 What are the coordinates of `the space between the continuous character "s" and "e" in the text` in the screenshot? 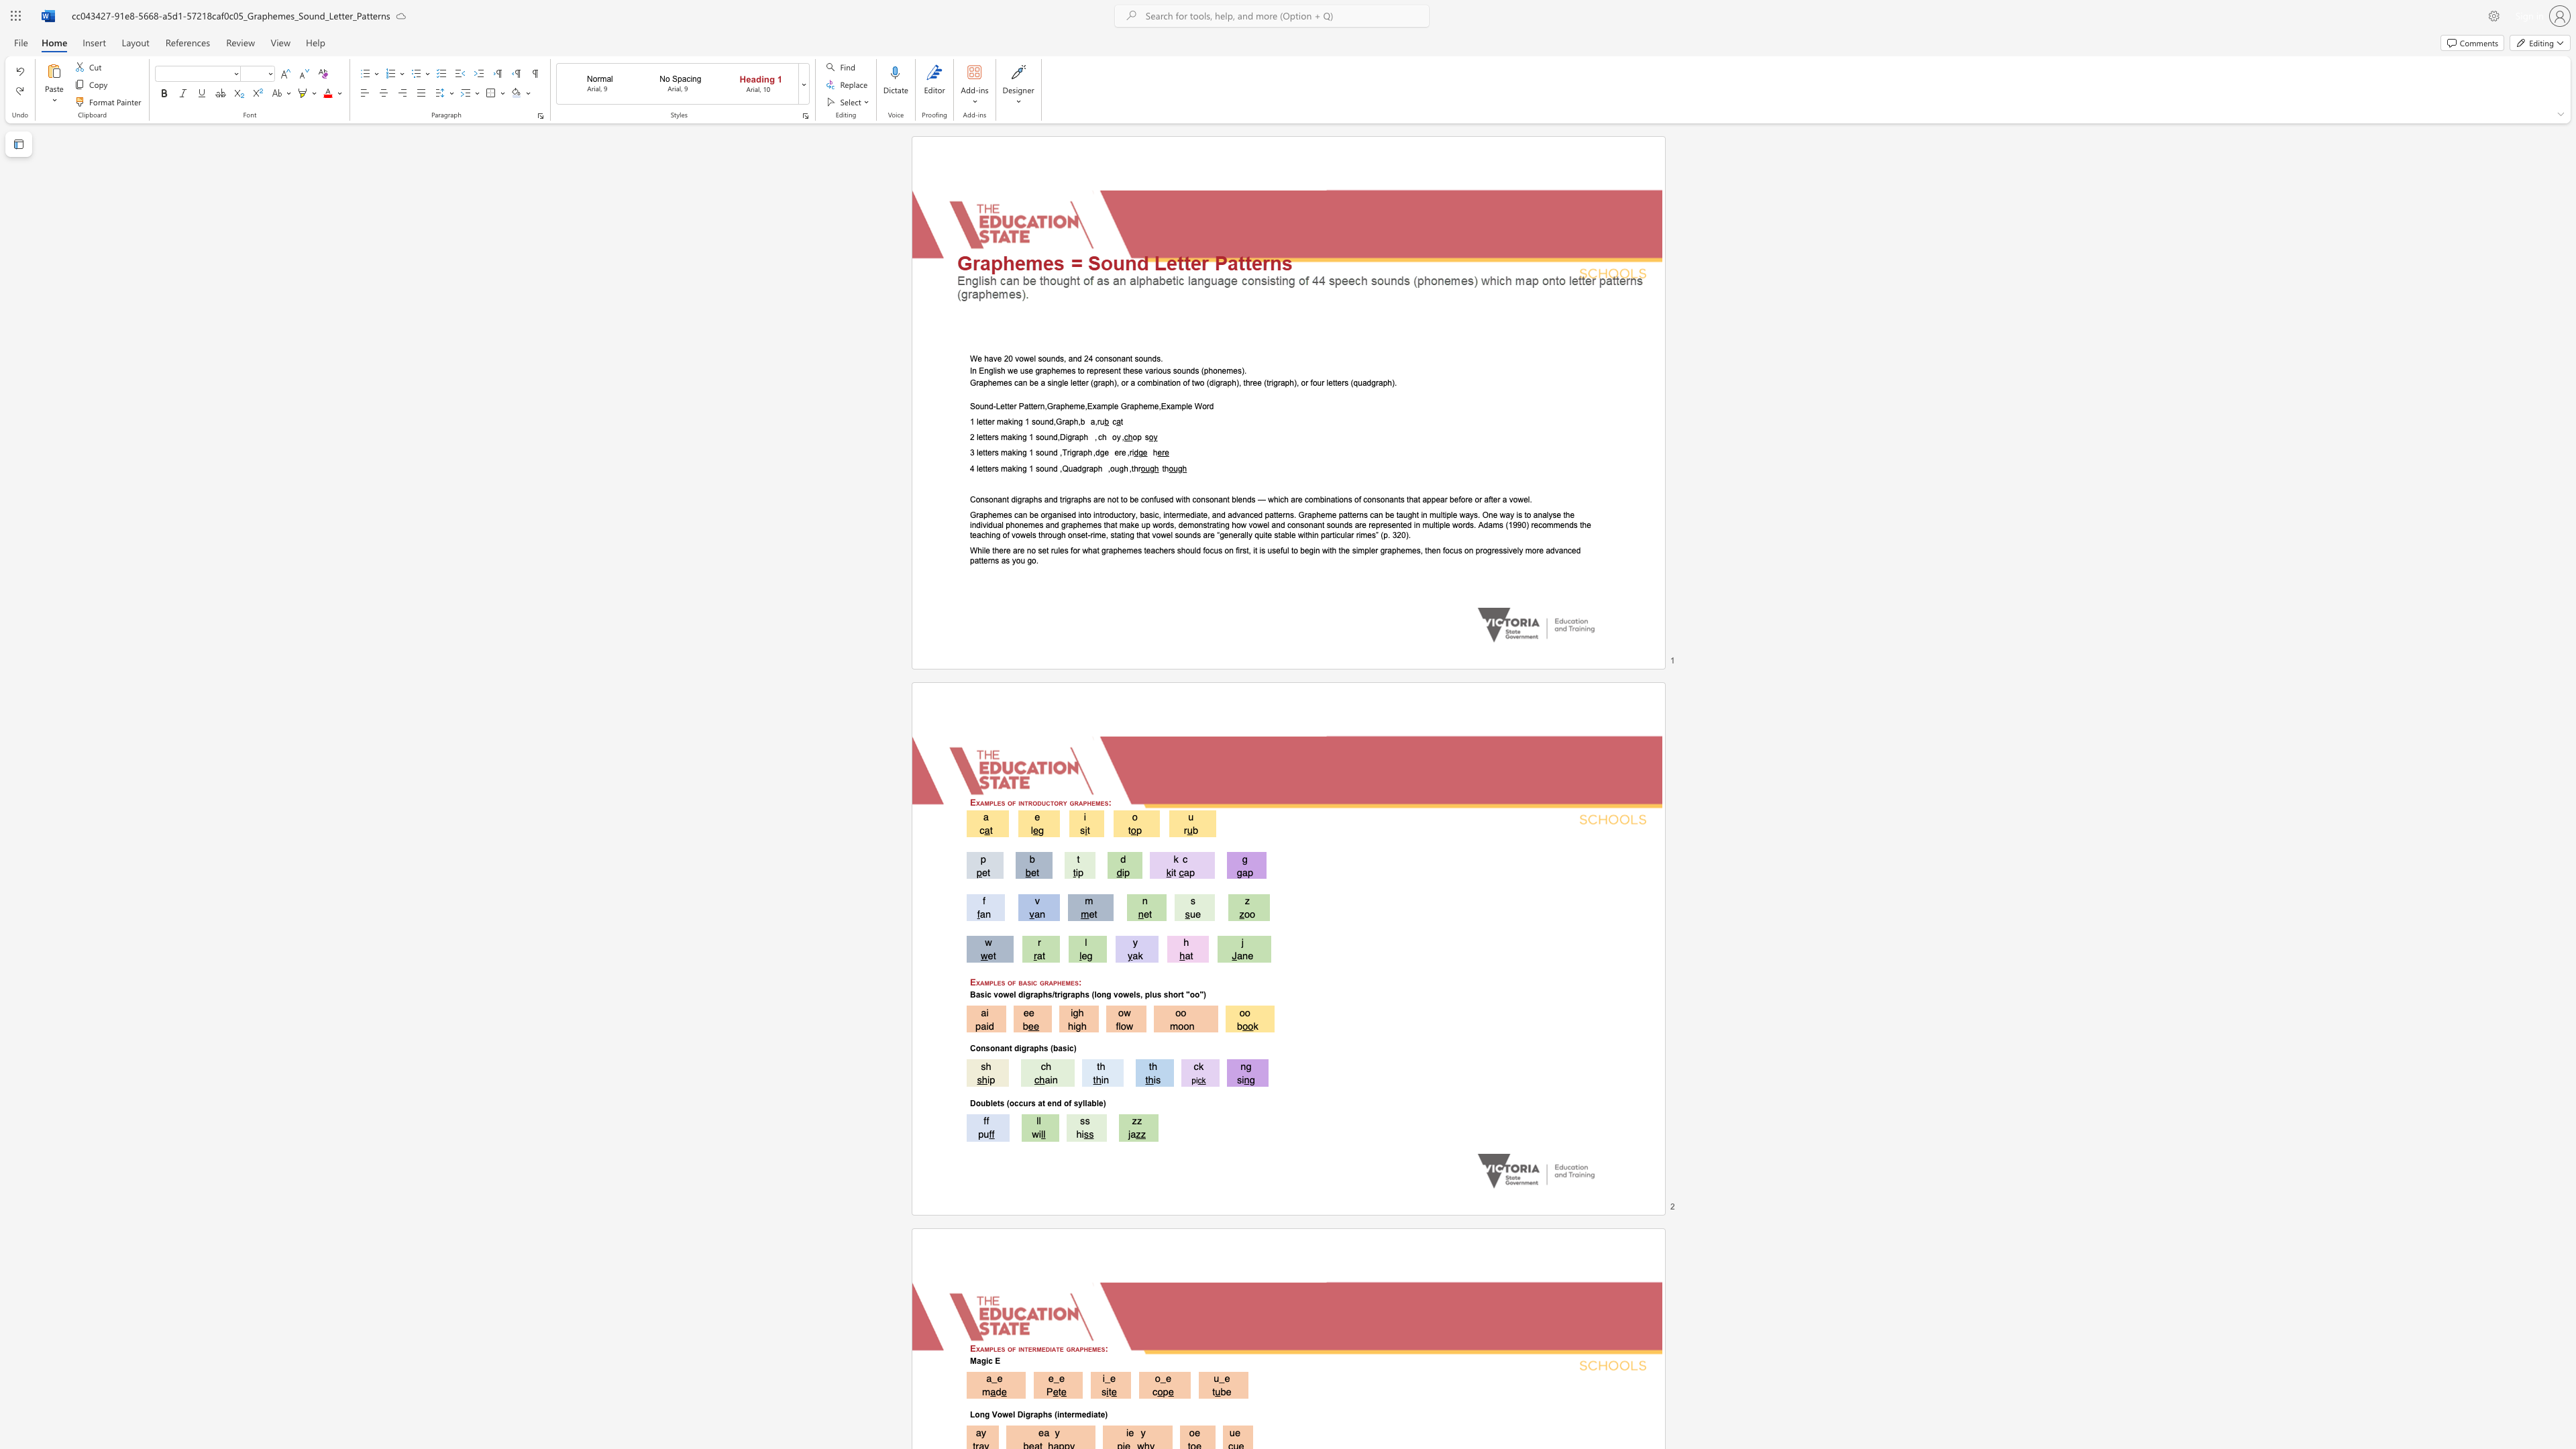 It's located at (1164, 498).